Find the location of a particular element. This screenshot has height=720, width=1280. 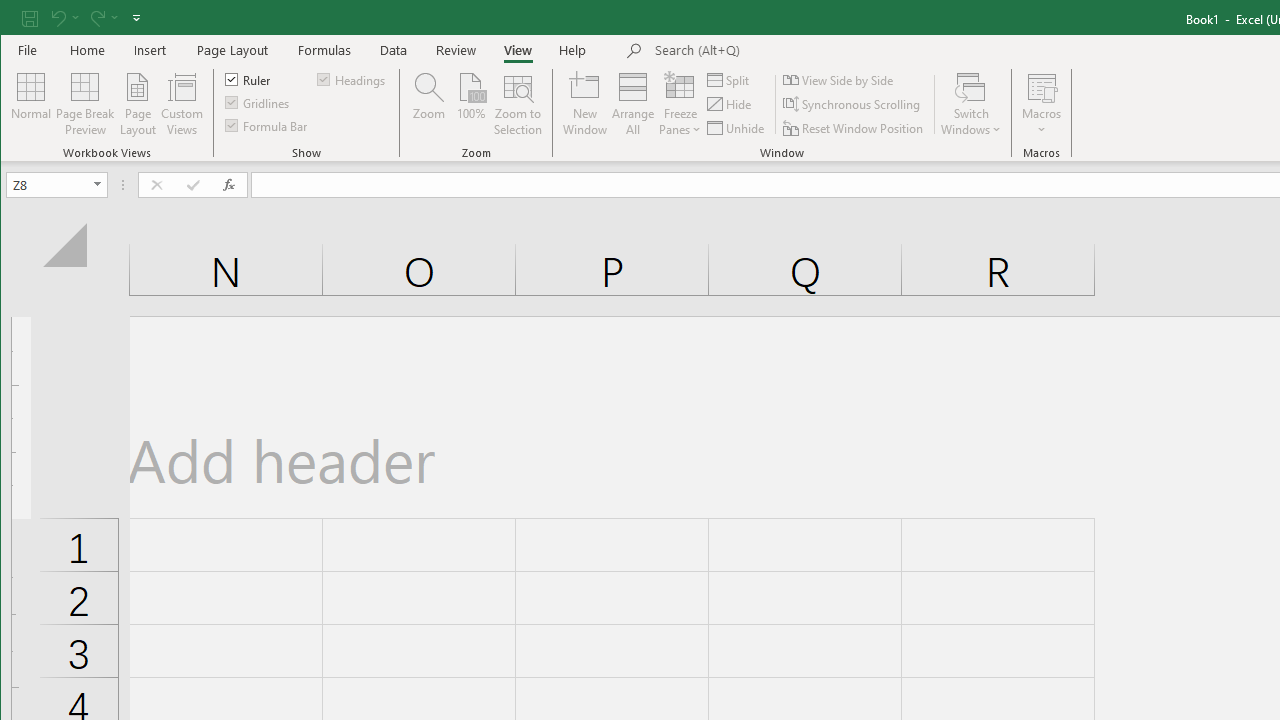

'Unhide...' is located at coordinates (736, 128).